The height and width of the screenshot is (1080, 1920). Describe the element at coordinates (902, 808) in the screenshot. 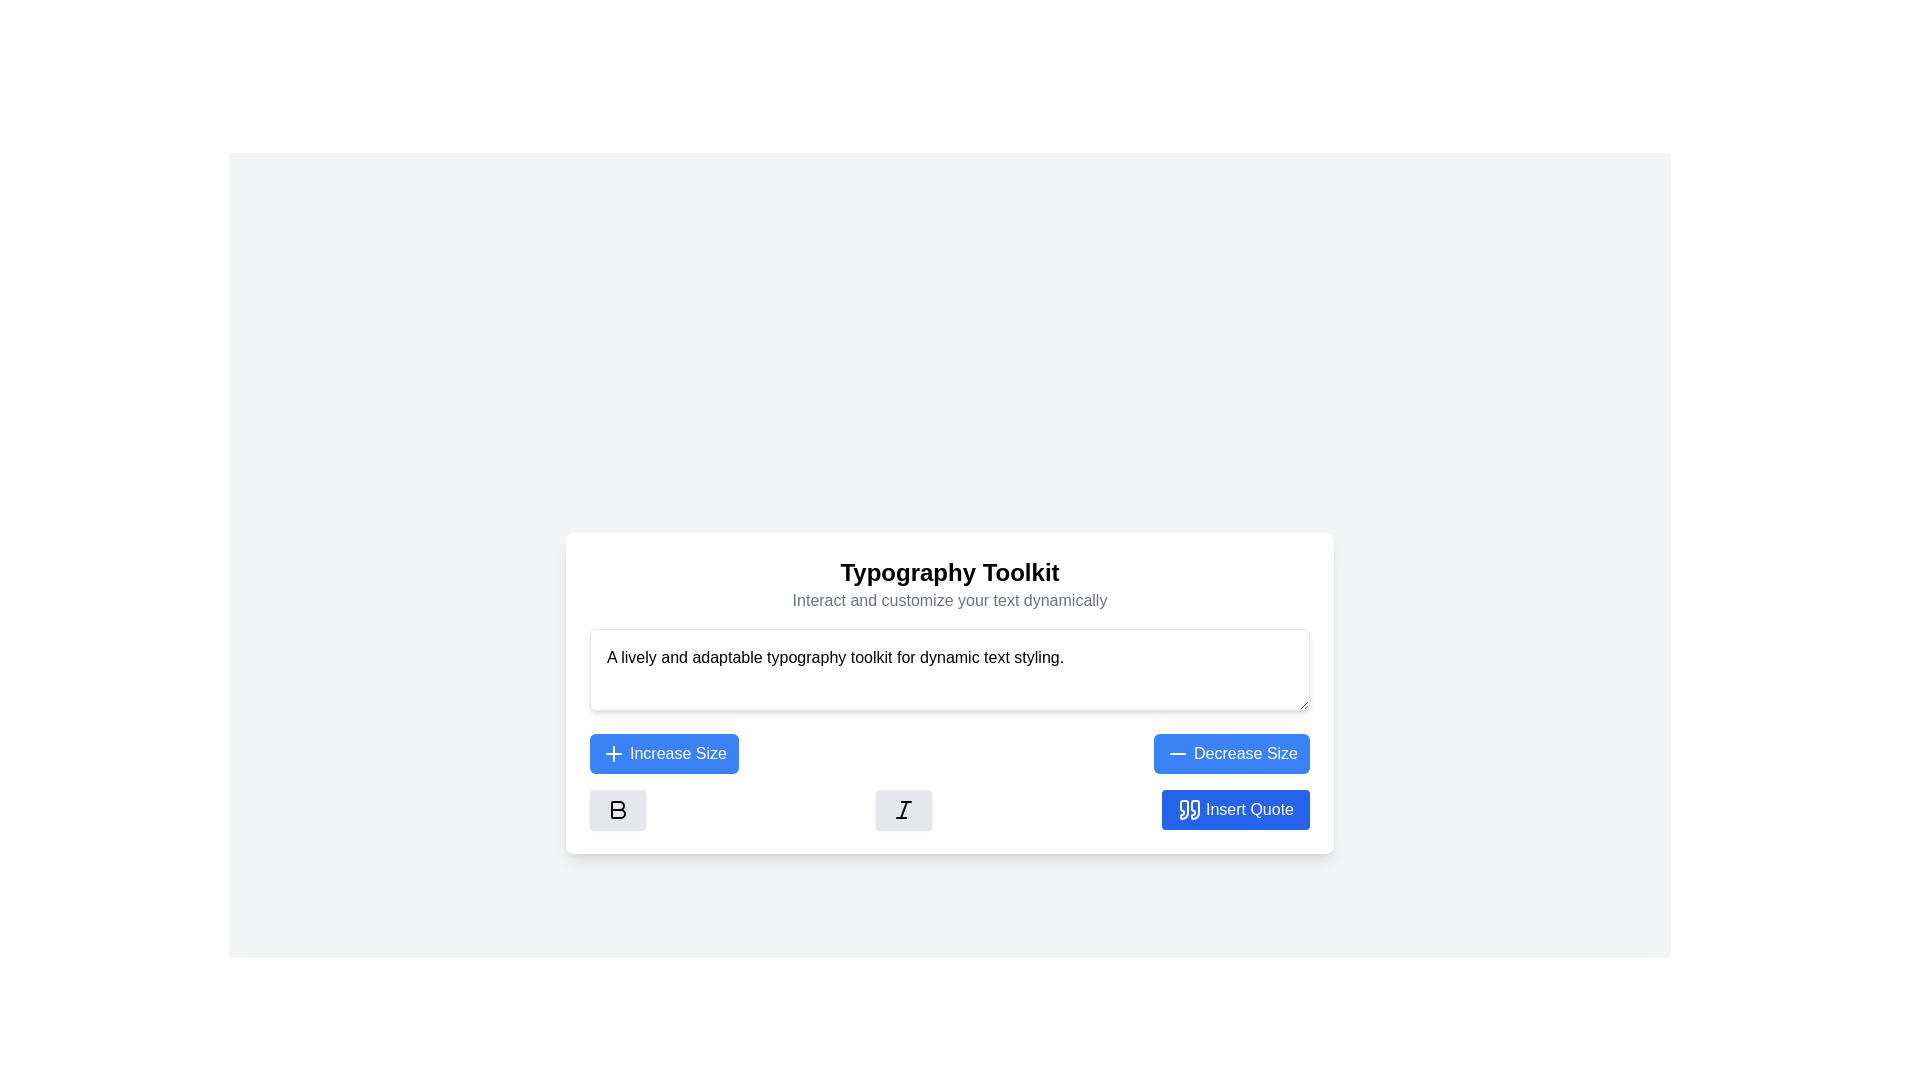

I see `the italic toggle button, which is the second button in the row of text styling buttons located below the text input field` at that location.